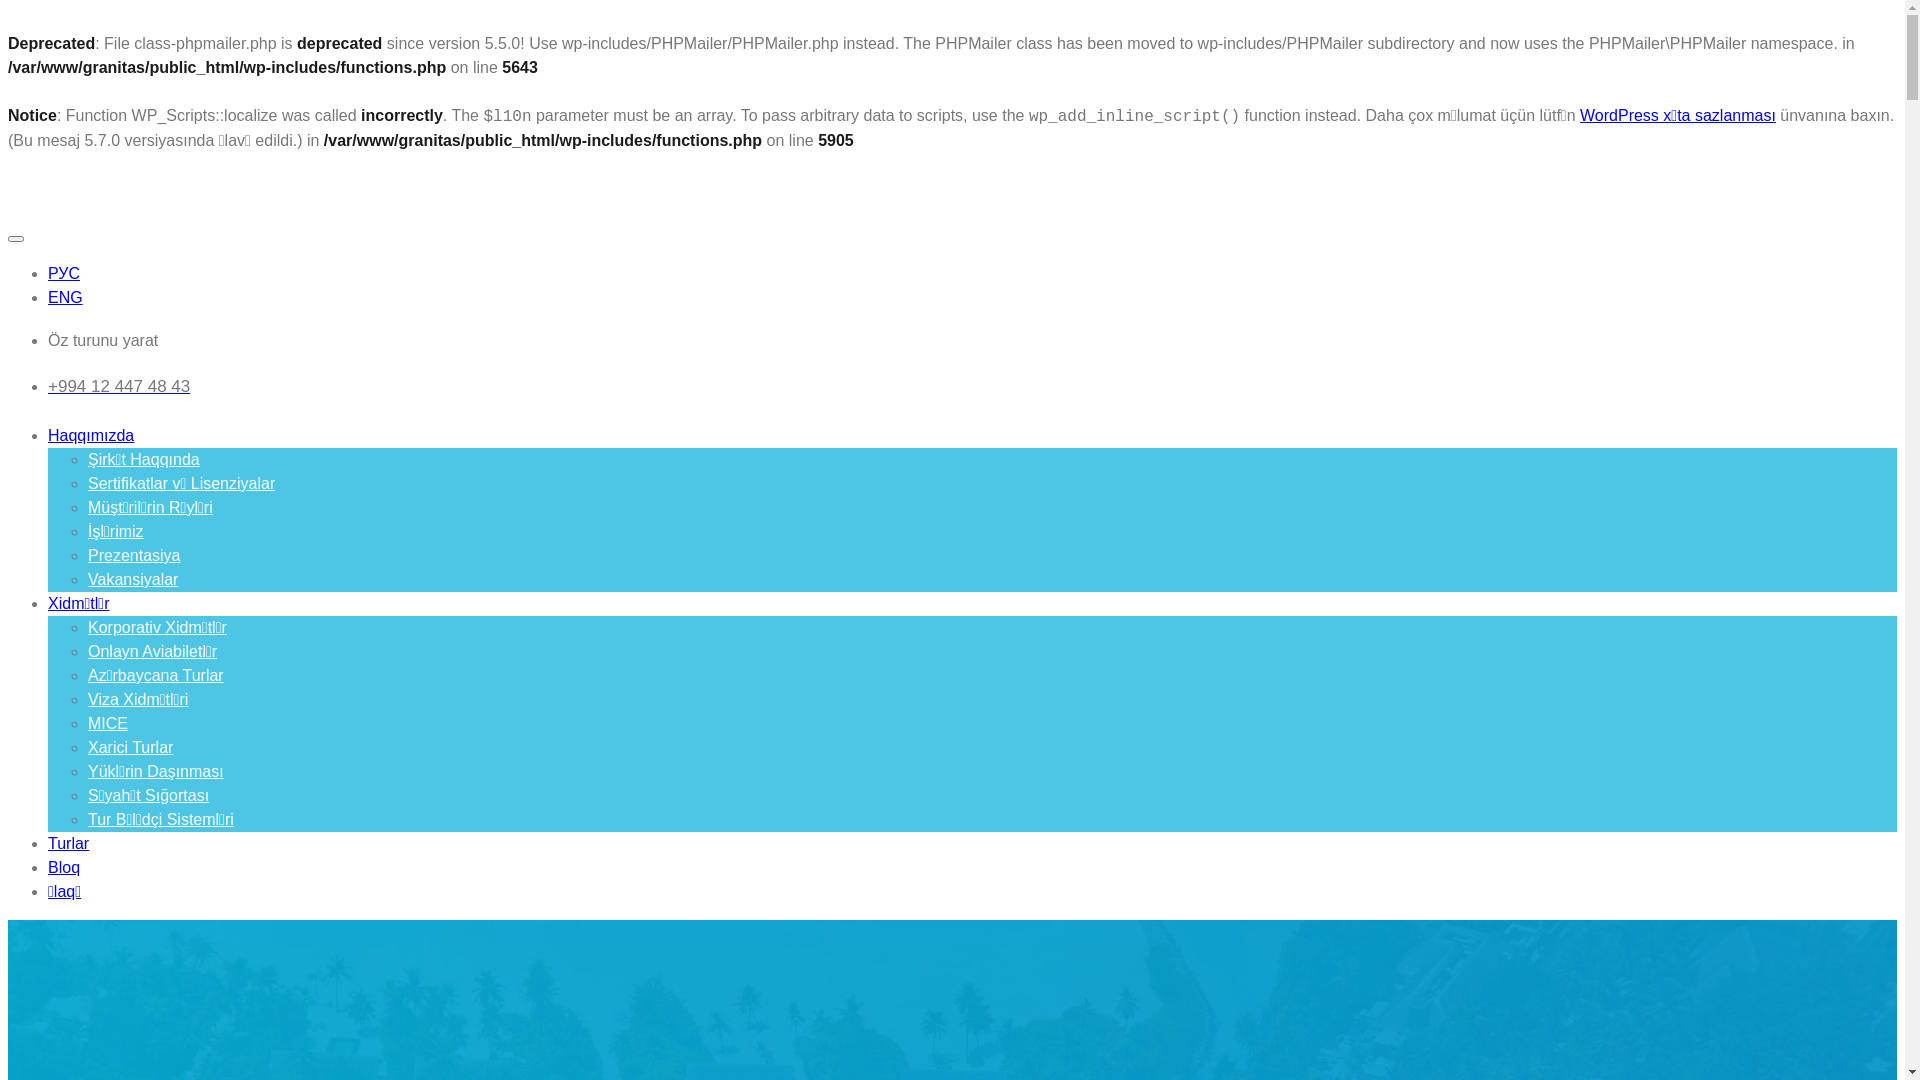  Describe the element at coordinates (48, 386) in the screenshot. I see `'+994 12 447 48 43'` at that location.